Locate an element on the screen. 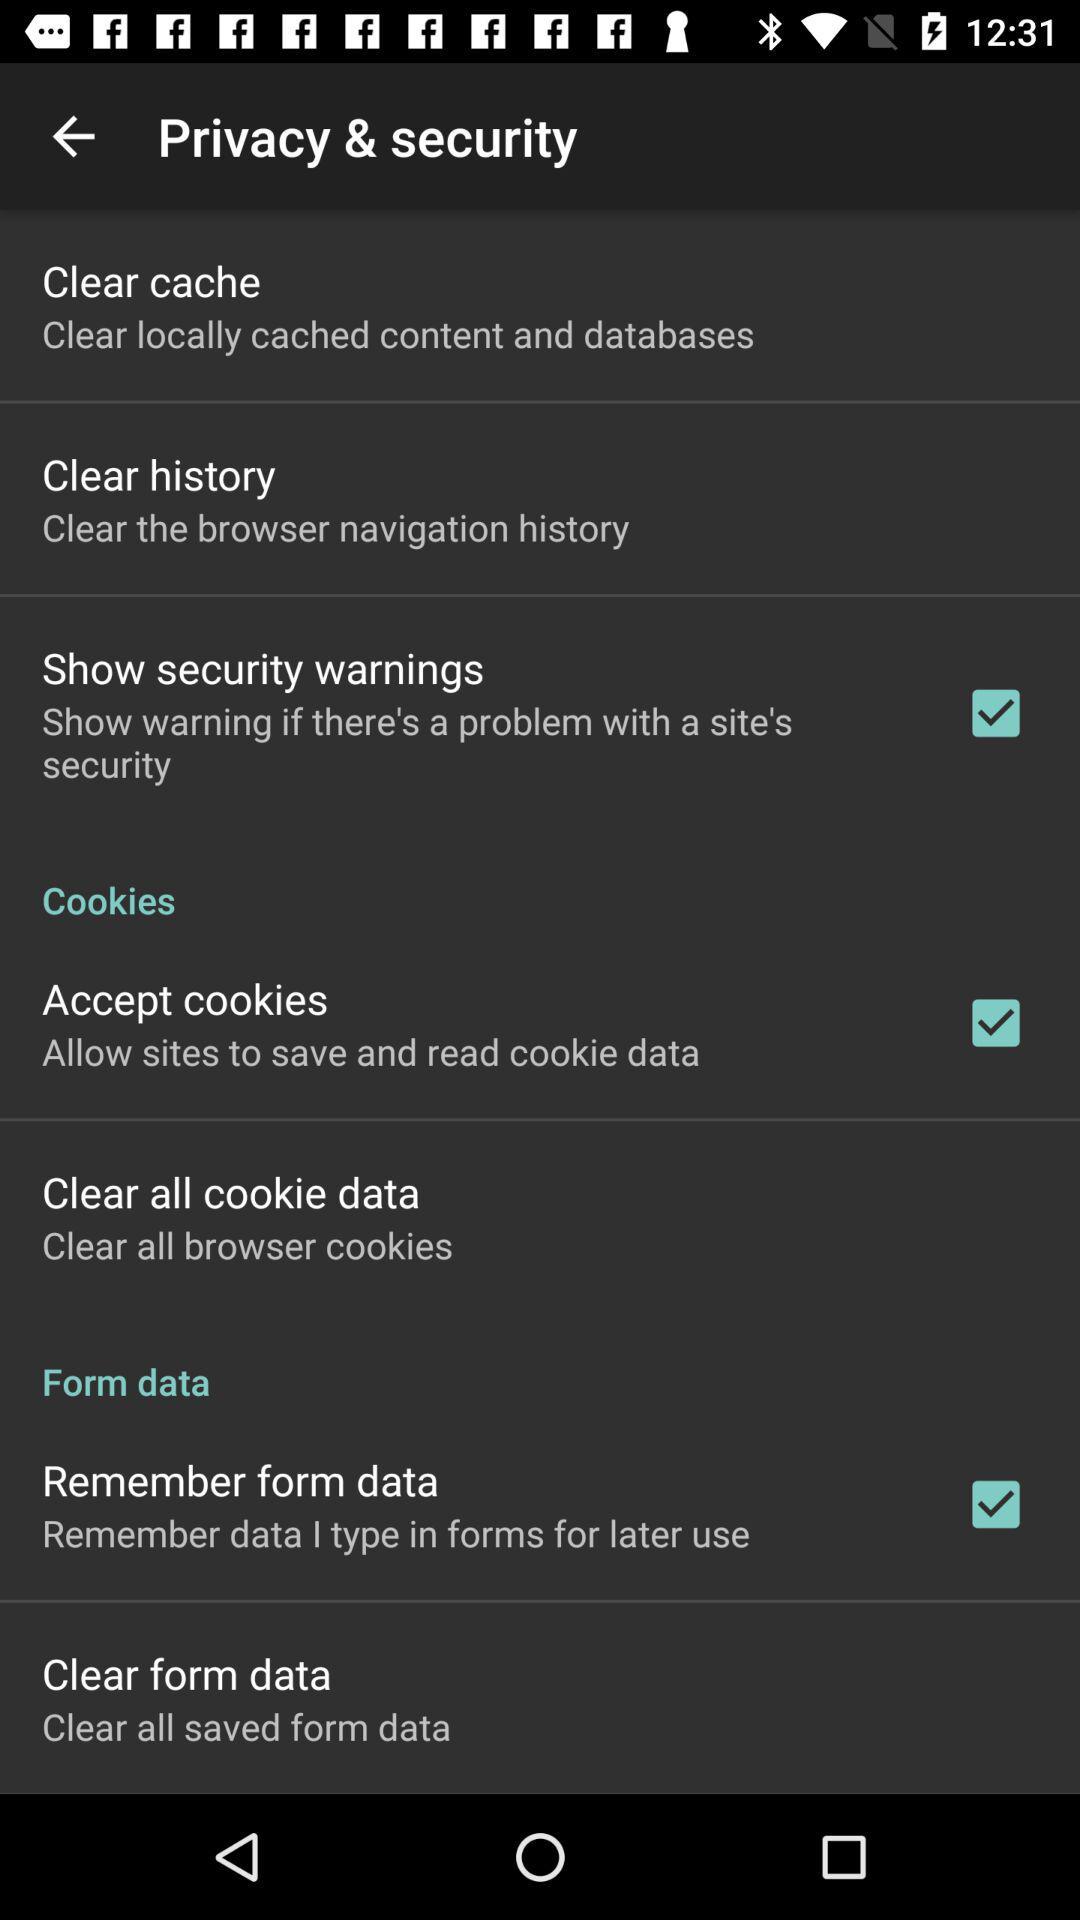  item below the clear cache item is located at coordinates (398, 333).